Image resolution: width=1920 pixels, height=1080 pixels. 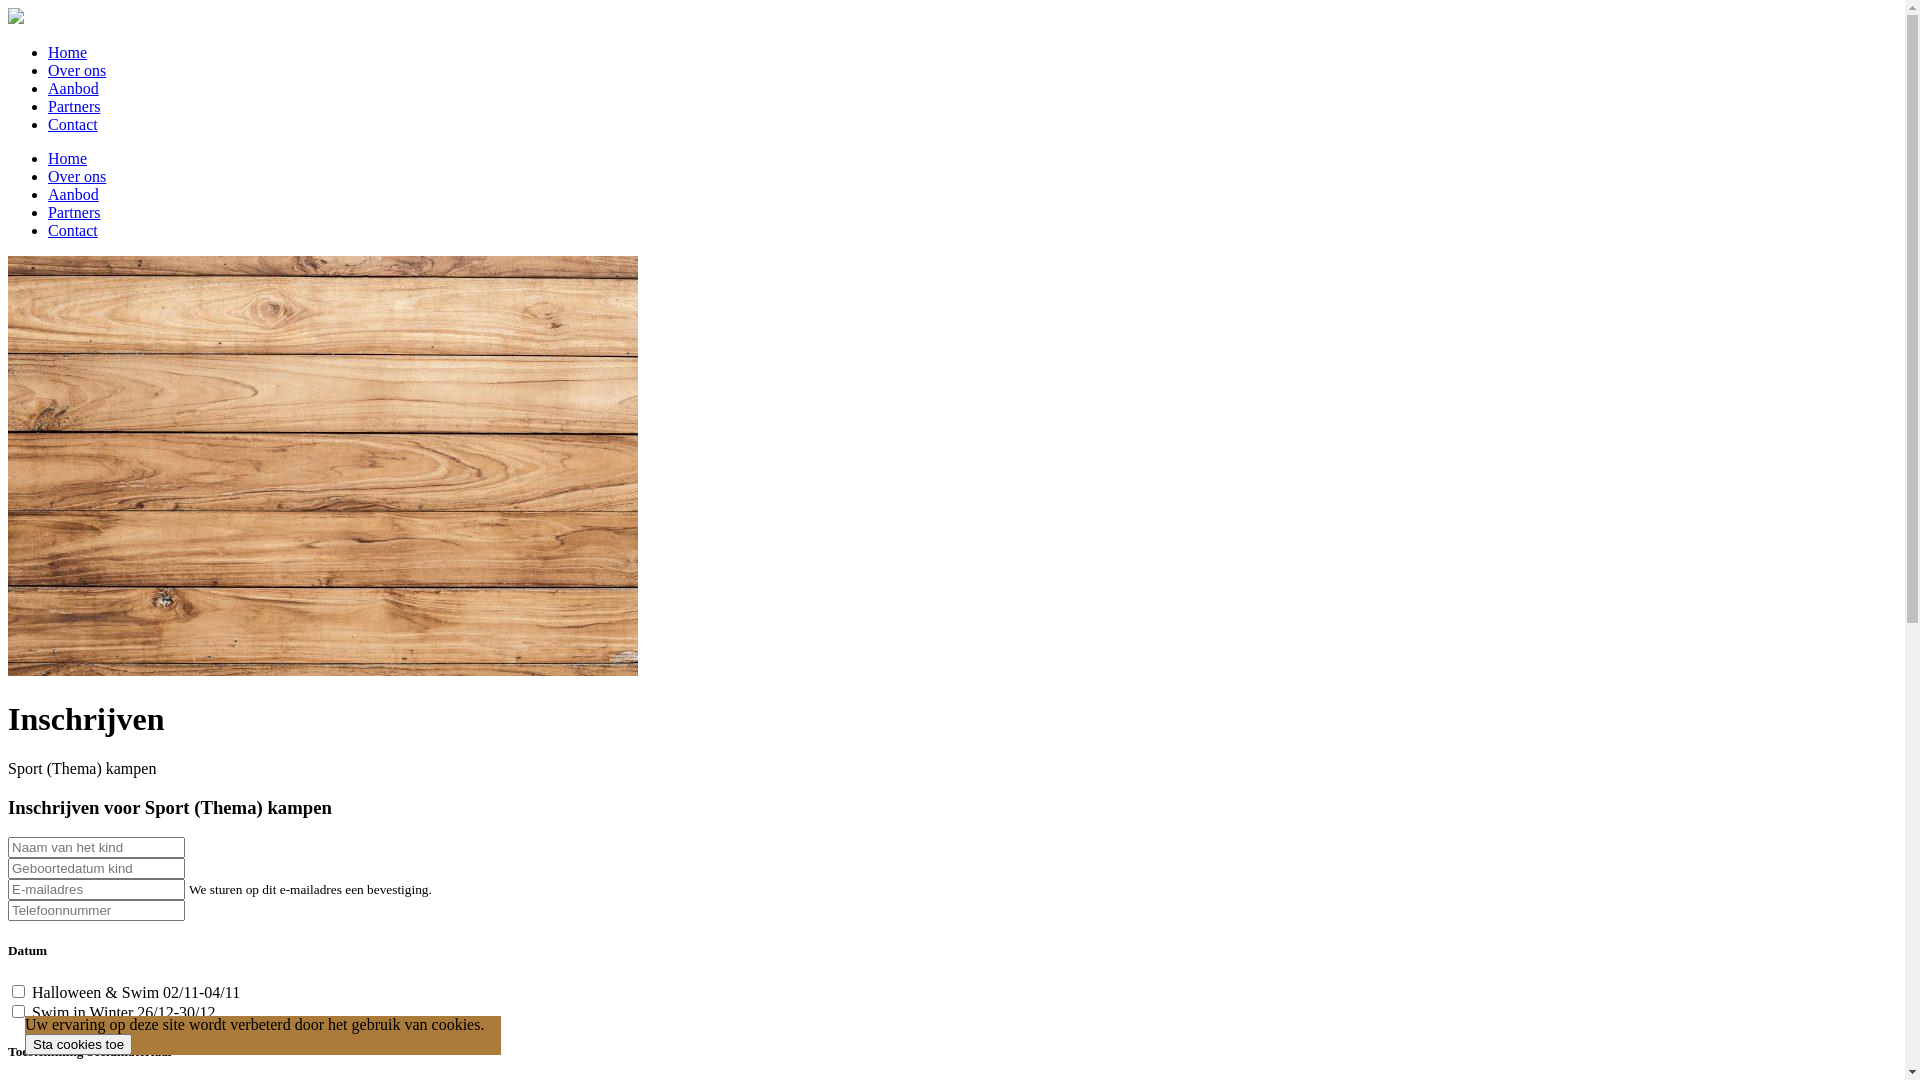 What do you see at coordinates (24, 1043) in the screenshot?
I see `'Sta cookies toe'` at bounding box center [24, 1043].